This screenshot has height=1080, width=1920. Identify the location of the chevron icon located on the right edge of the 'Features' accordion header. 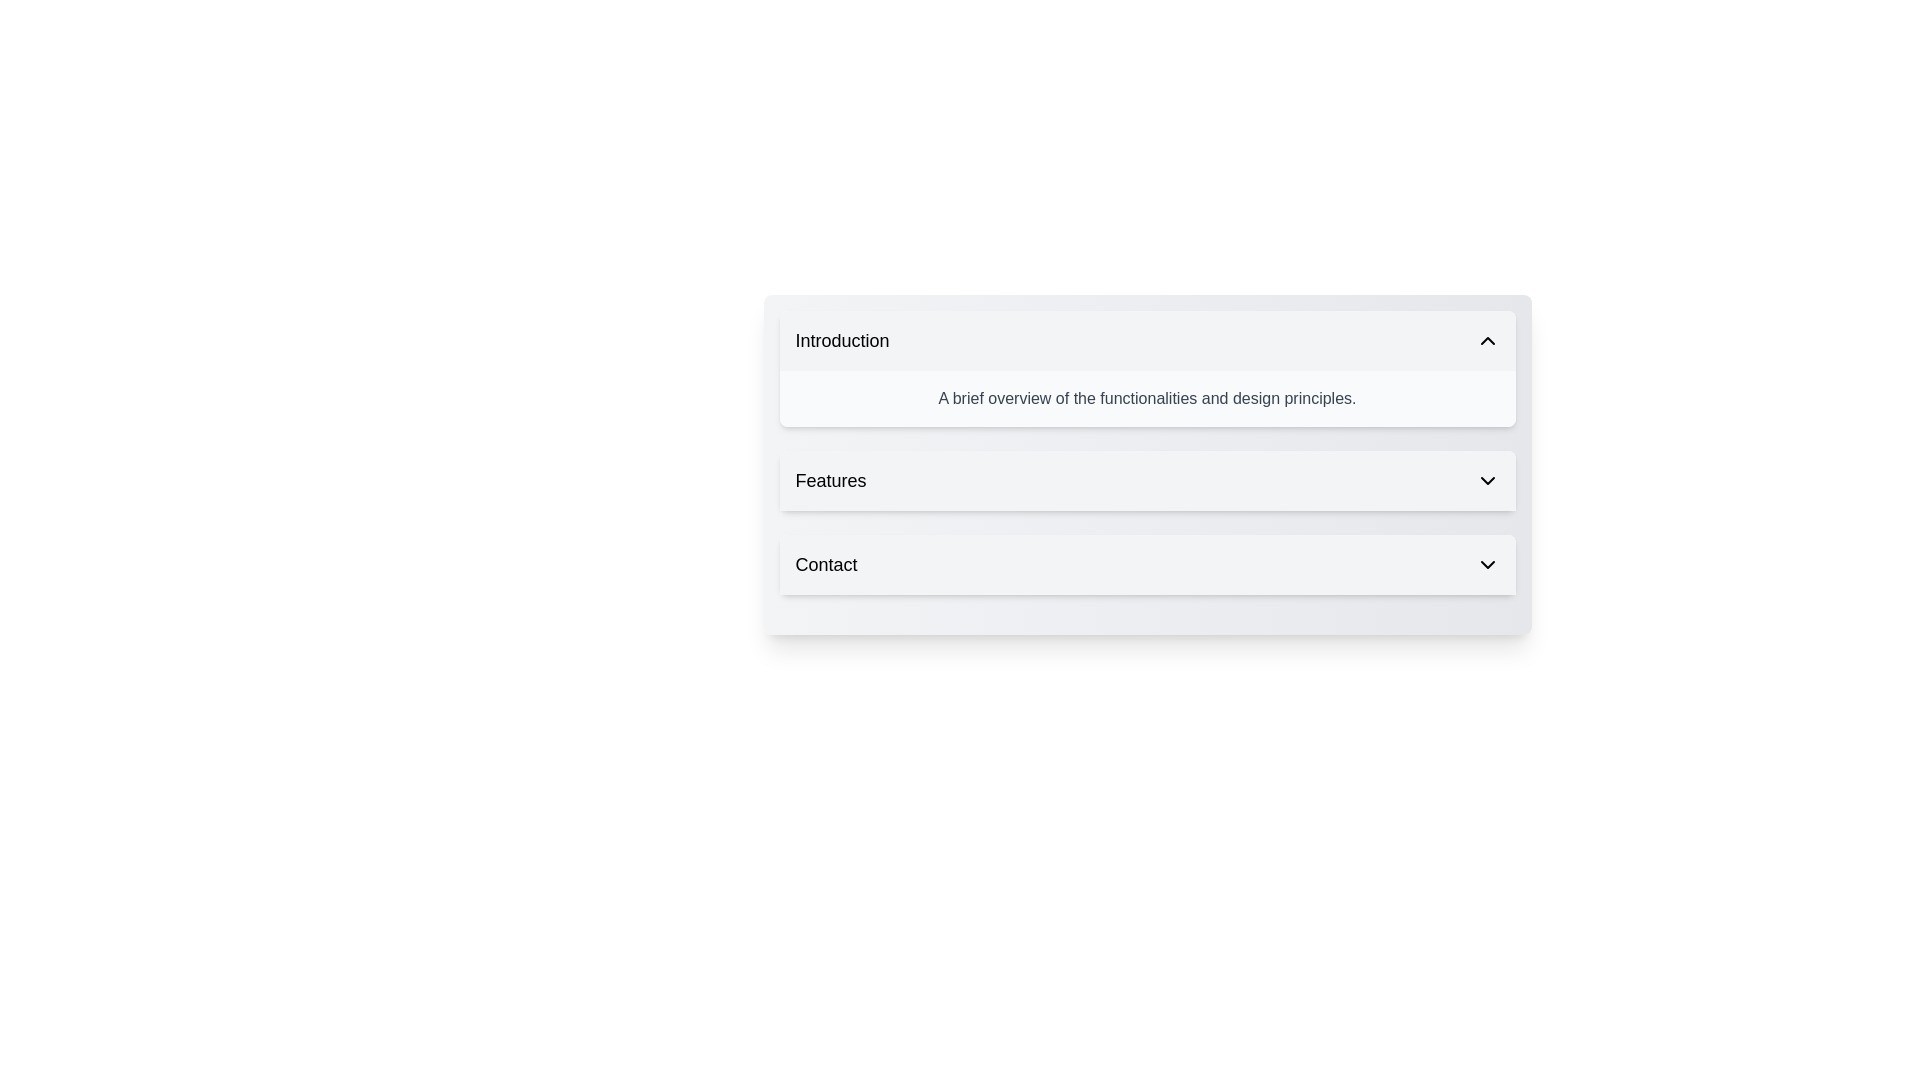
(1487, 481).